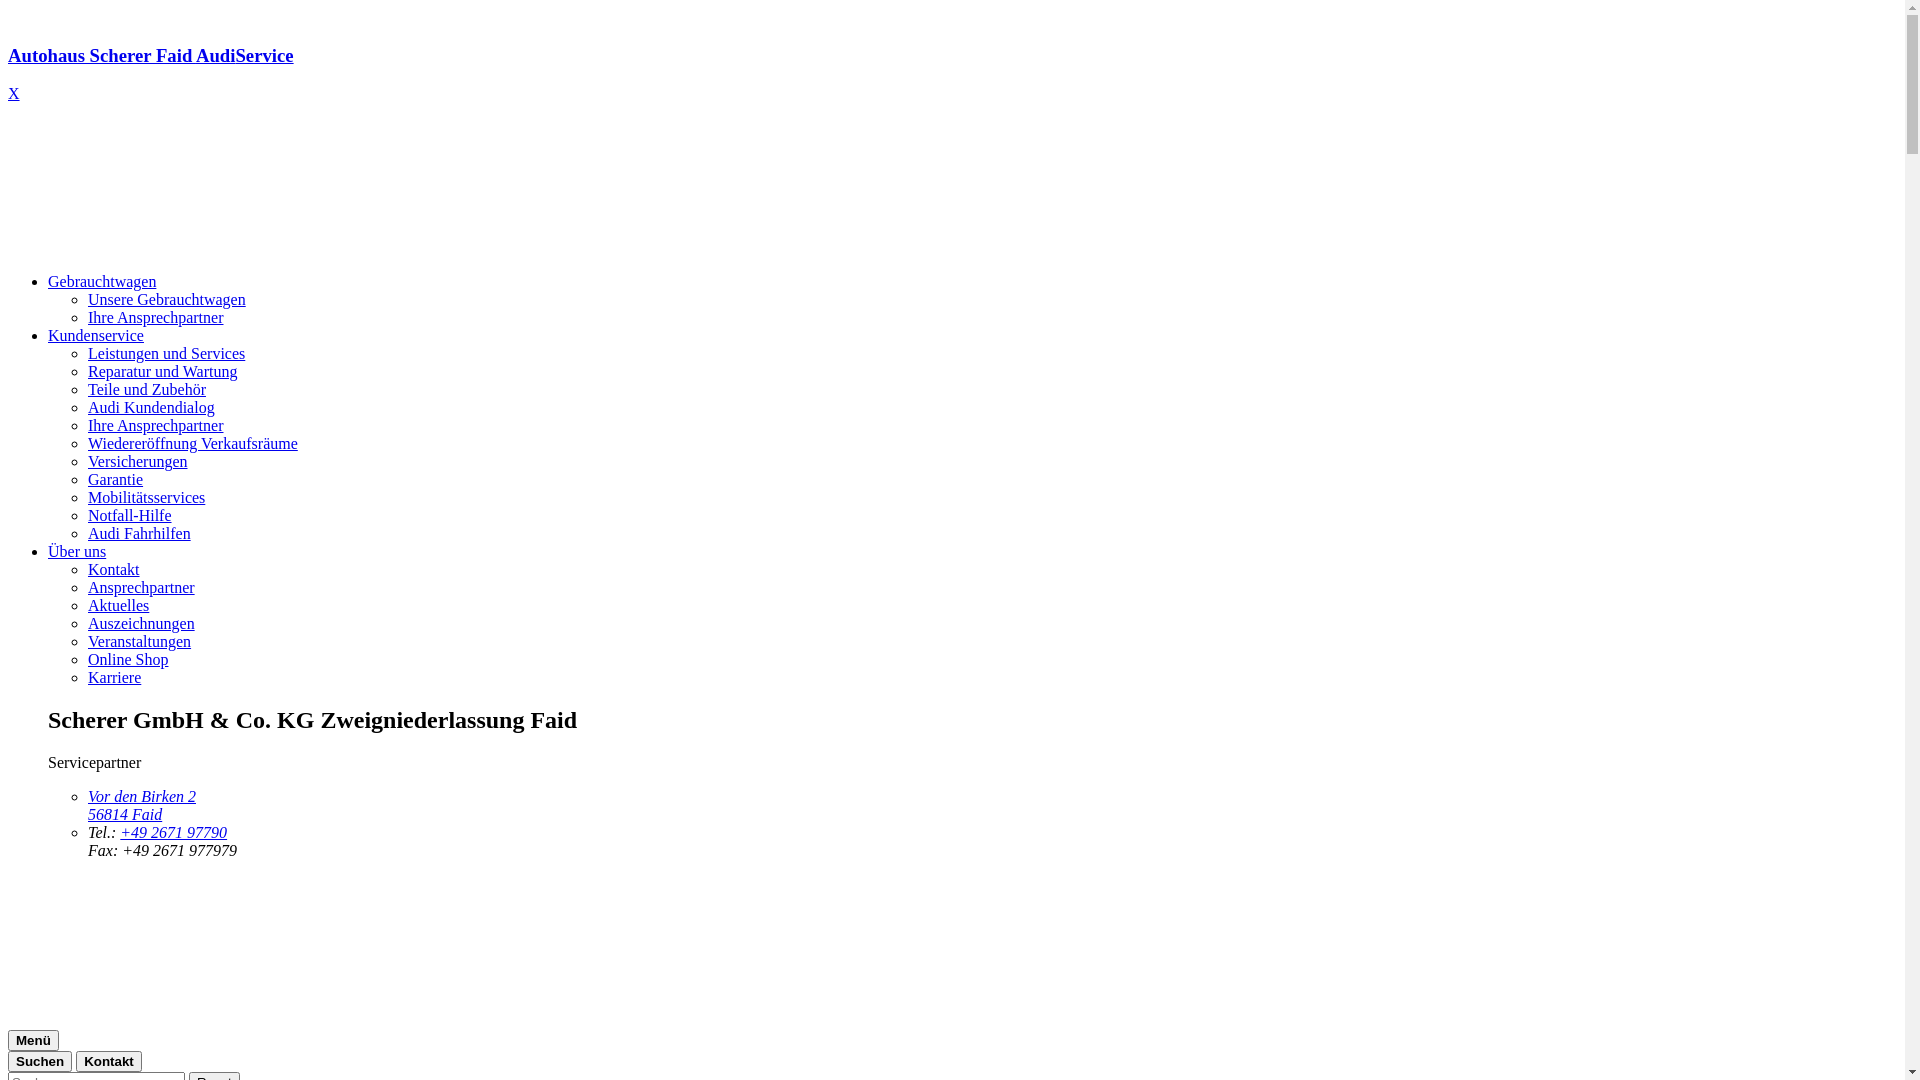 The width and height of the screenshot is (1920, 1080). What do you see at coordinates (48, 281) in the screenshot?
I see `'Gebrauchtwagen'` at bounding box center [48, 281].